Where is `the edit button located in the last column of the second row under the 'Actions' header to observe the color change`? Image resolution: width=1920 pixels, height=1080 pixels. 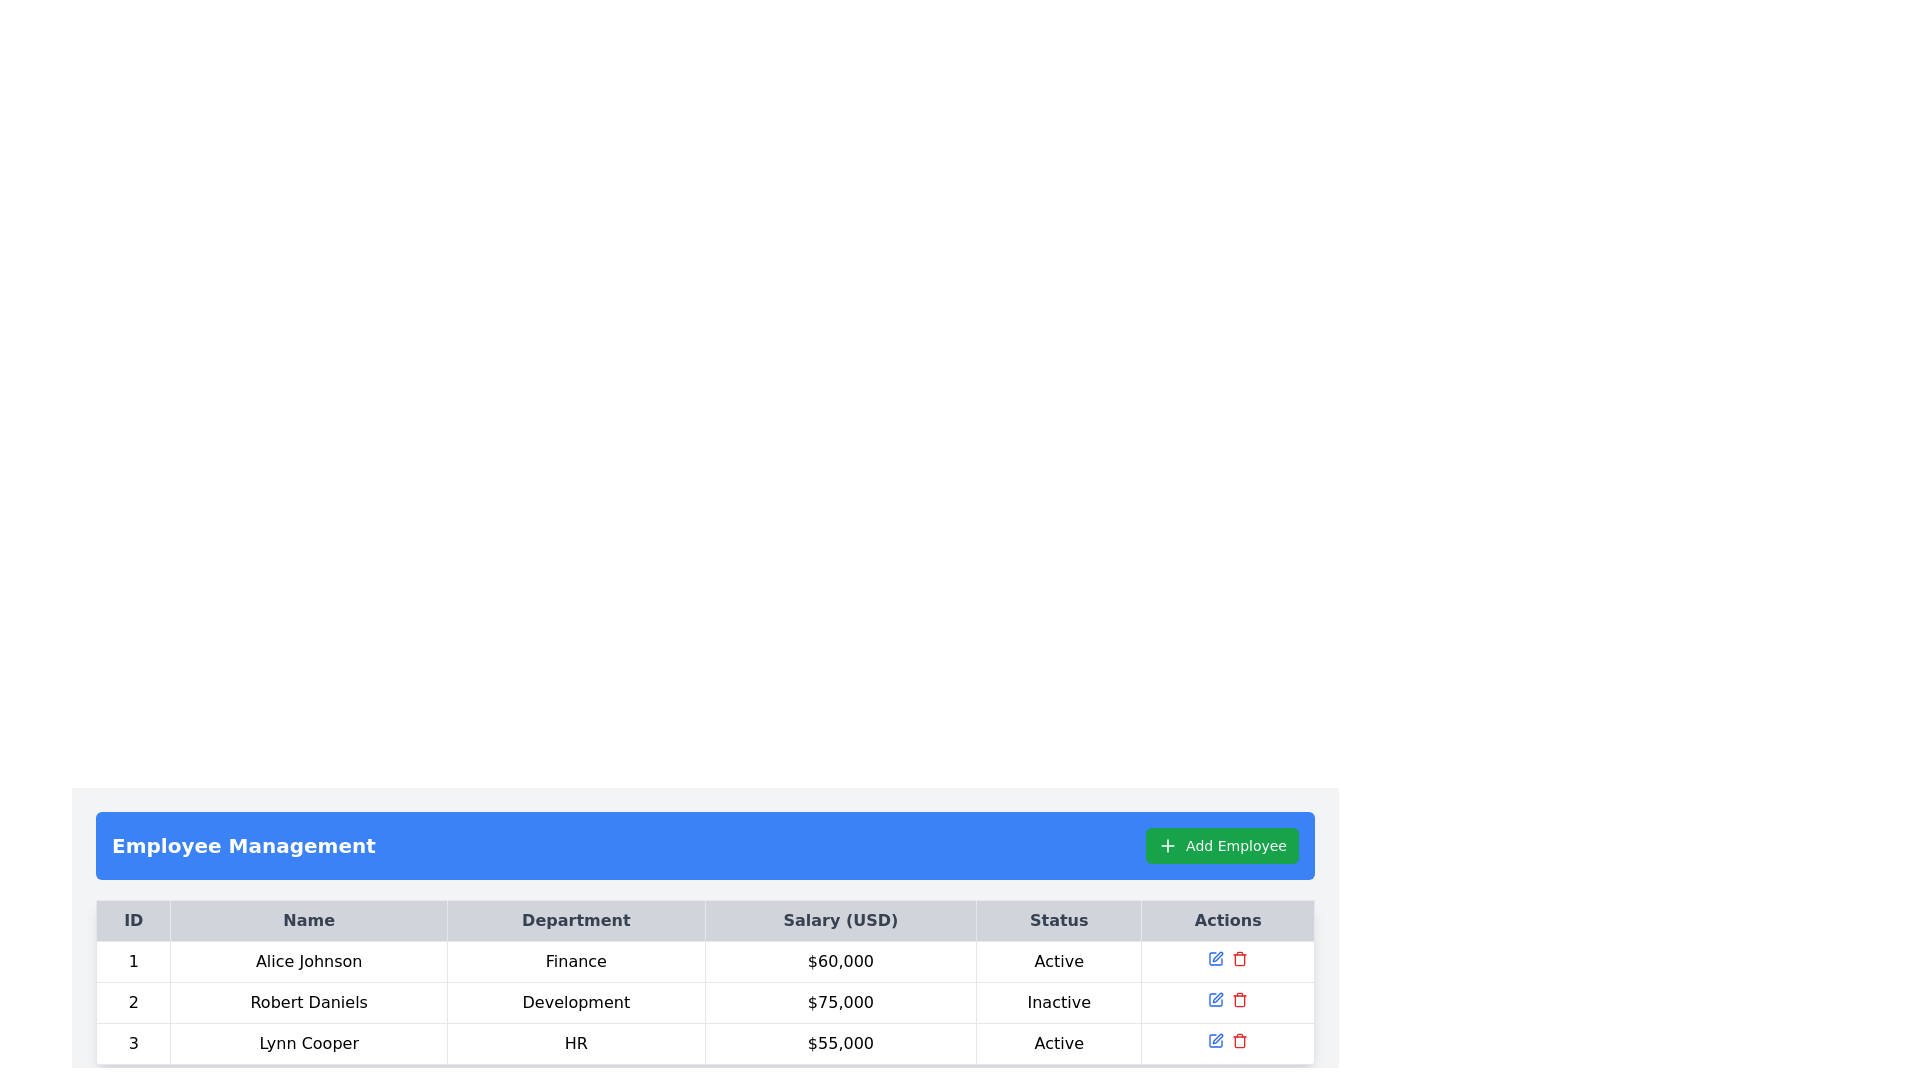 the edit button located in the last column of the second row under the 'Actions' header to observe the color change is located at coordinates (1215, 999).